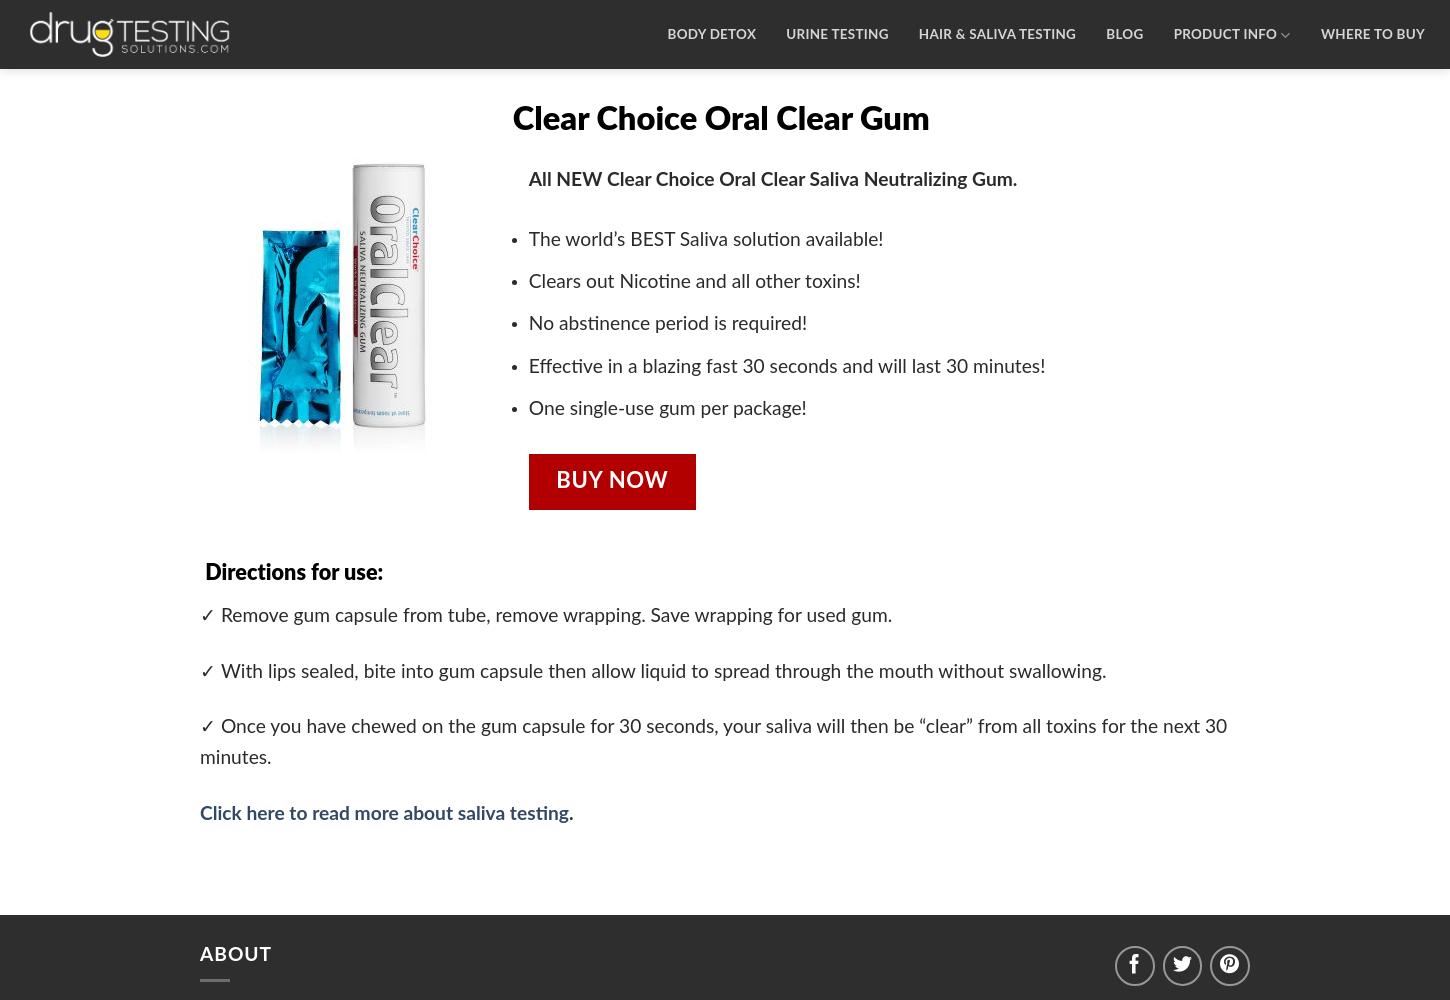  Describe the element at coordinates (1370, 35) in the screenshot. I see `'WHERE TO BUY'` at that location.